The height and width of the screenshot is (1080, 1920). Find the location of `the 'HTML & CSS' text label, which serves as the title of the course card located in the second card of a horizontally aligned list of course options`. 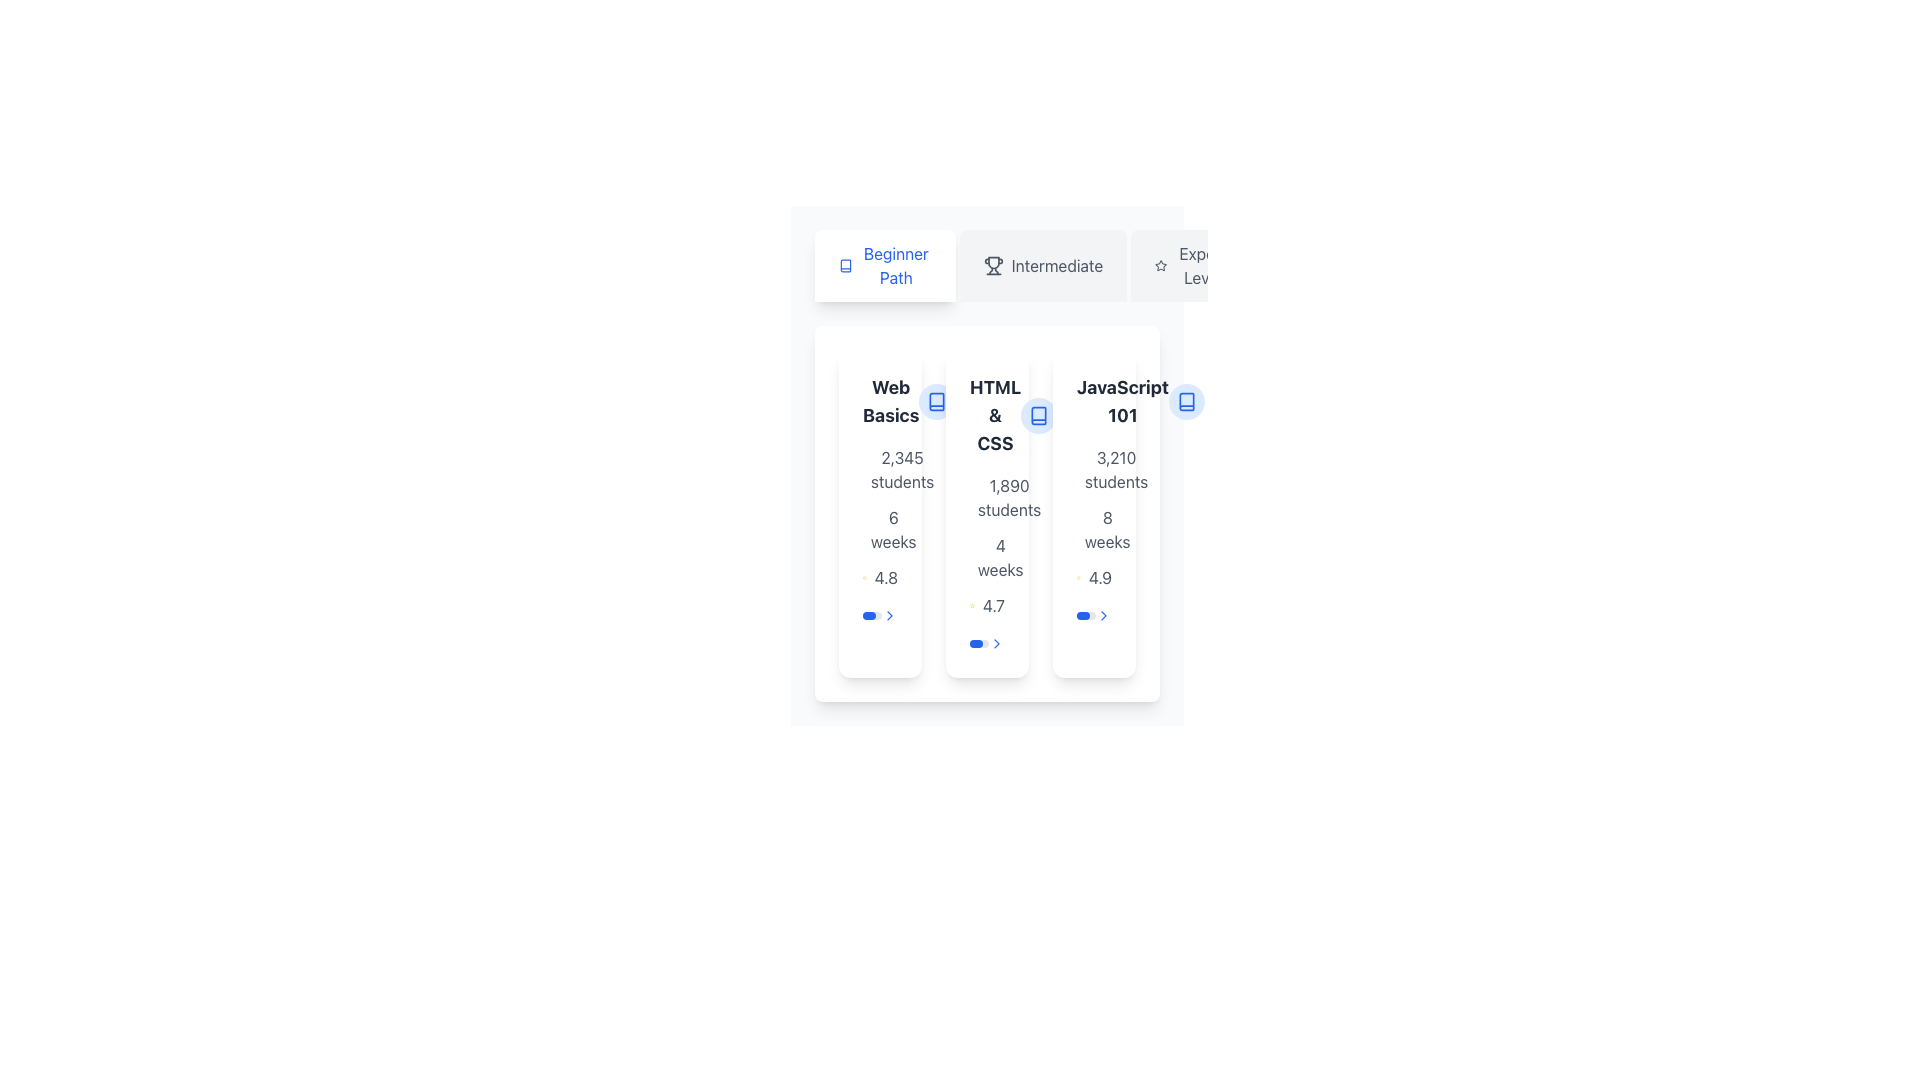

the 'HTML & CSS' text label, which serves as the title of the course card located in the second card of a horizontally aligned list of course options is located at coordinates (995, 415).